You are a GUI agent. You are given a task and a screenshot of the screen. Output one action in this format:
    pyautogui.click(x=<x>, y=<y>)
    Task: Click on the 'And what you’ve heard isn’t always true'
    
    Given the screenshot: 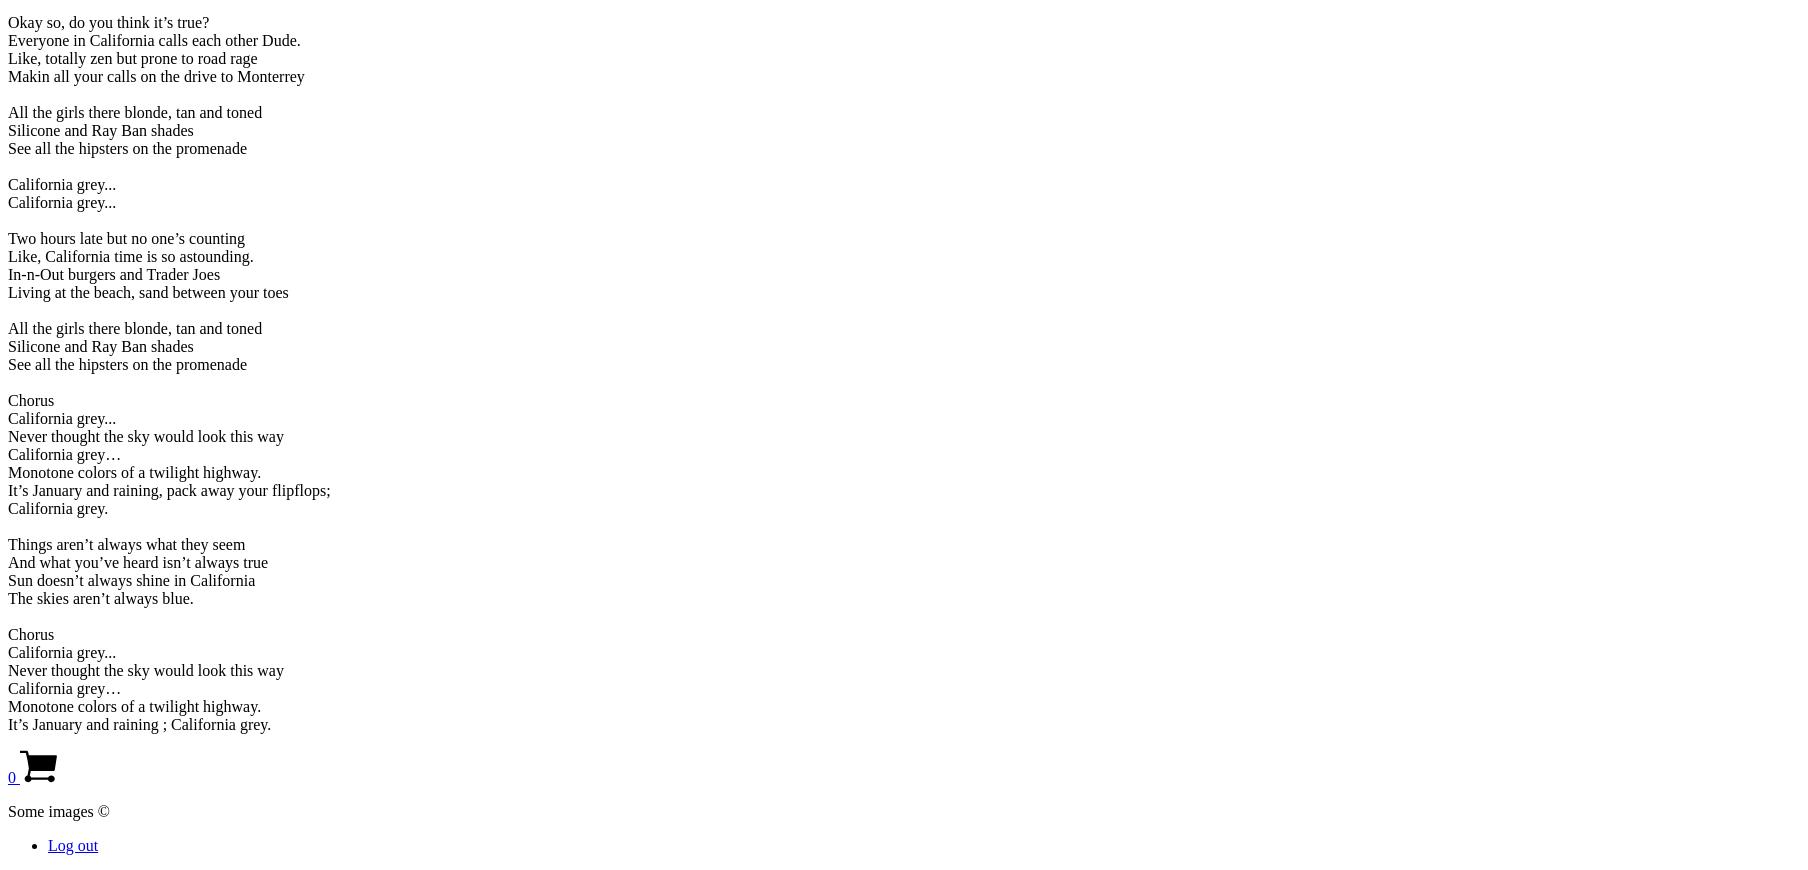 What is the action you would take?
    pyautogui.click(x=7, y=560)
    